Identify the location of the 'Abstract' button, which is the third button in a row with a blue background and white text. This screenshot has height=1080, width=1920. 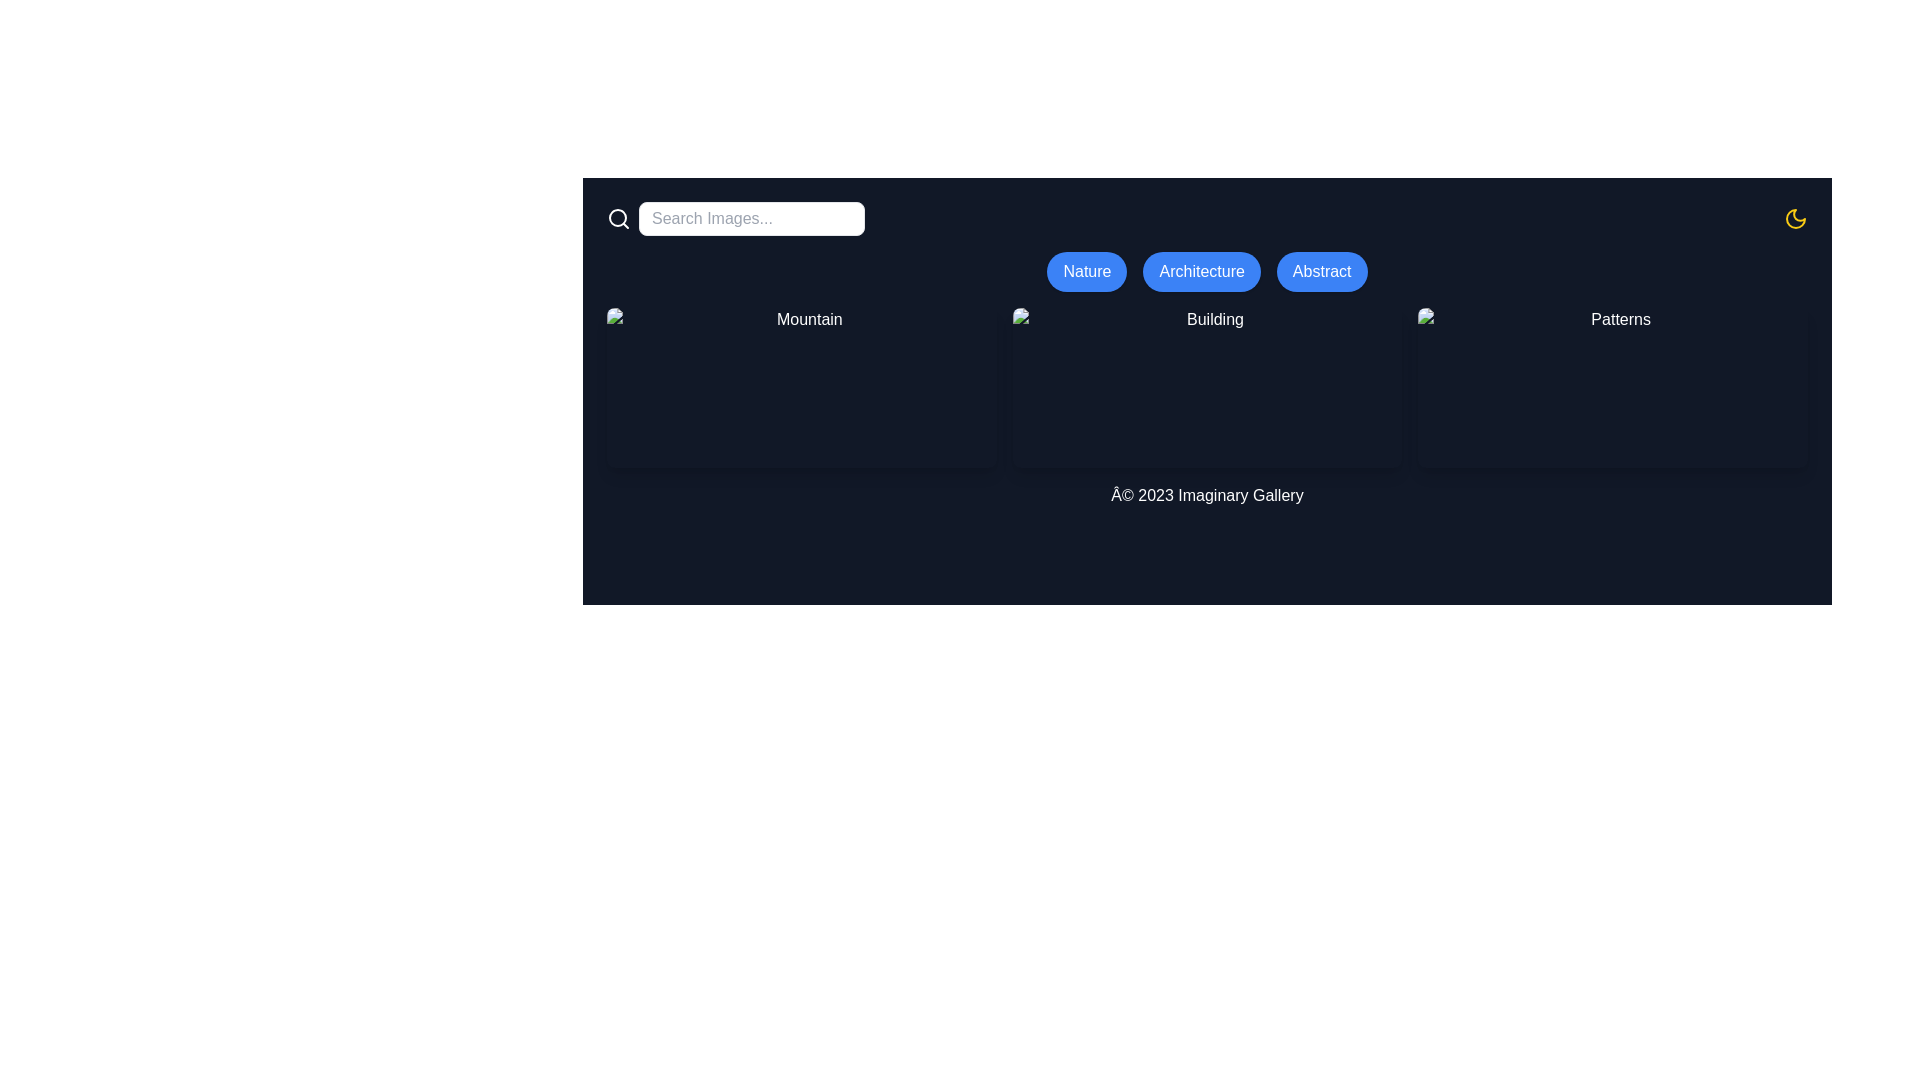
(1322, 272).